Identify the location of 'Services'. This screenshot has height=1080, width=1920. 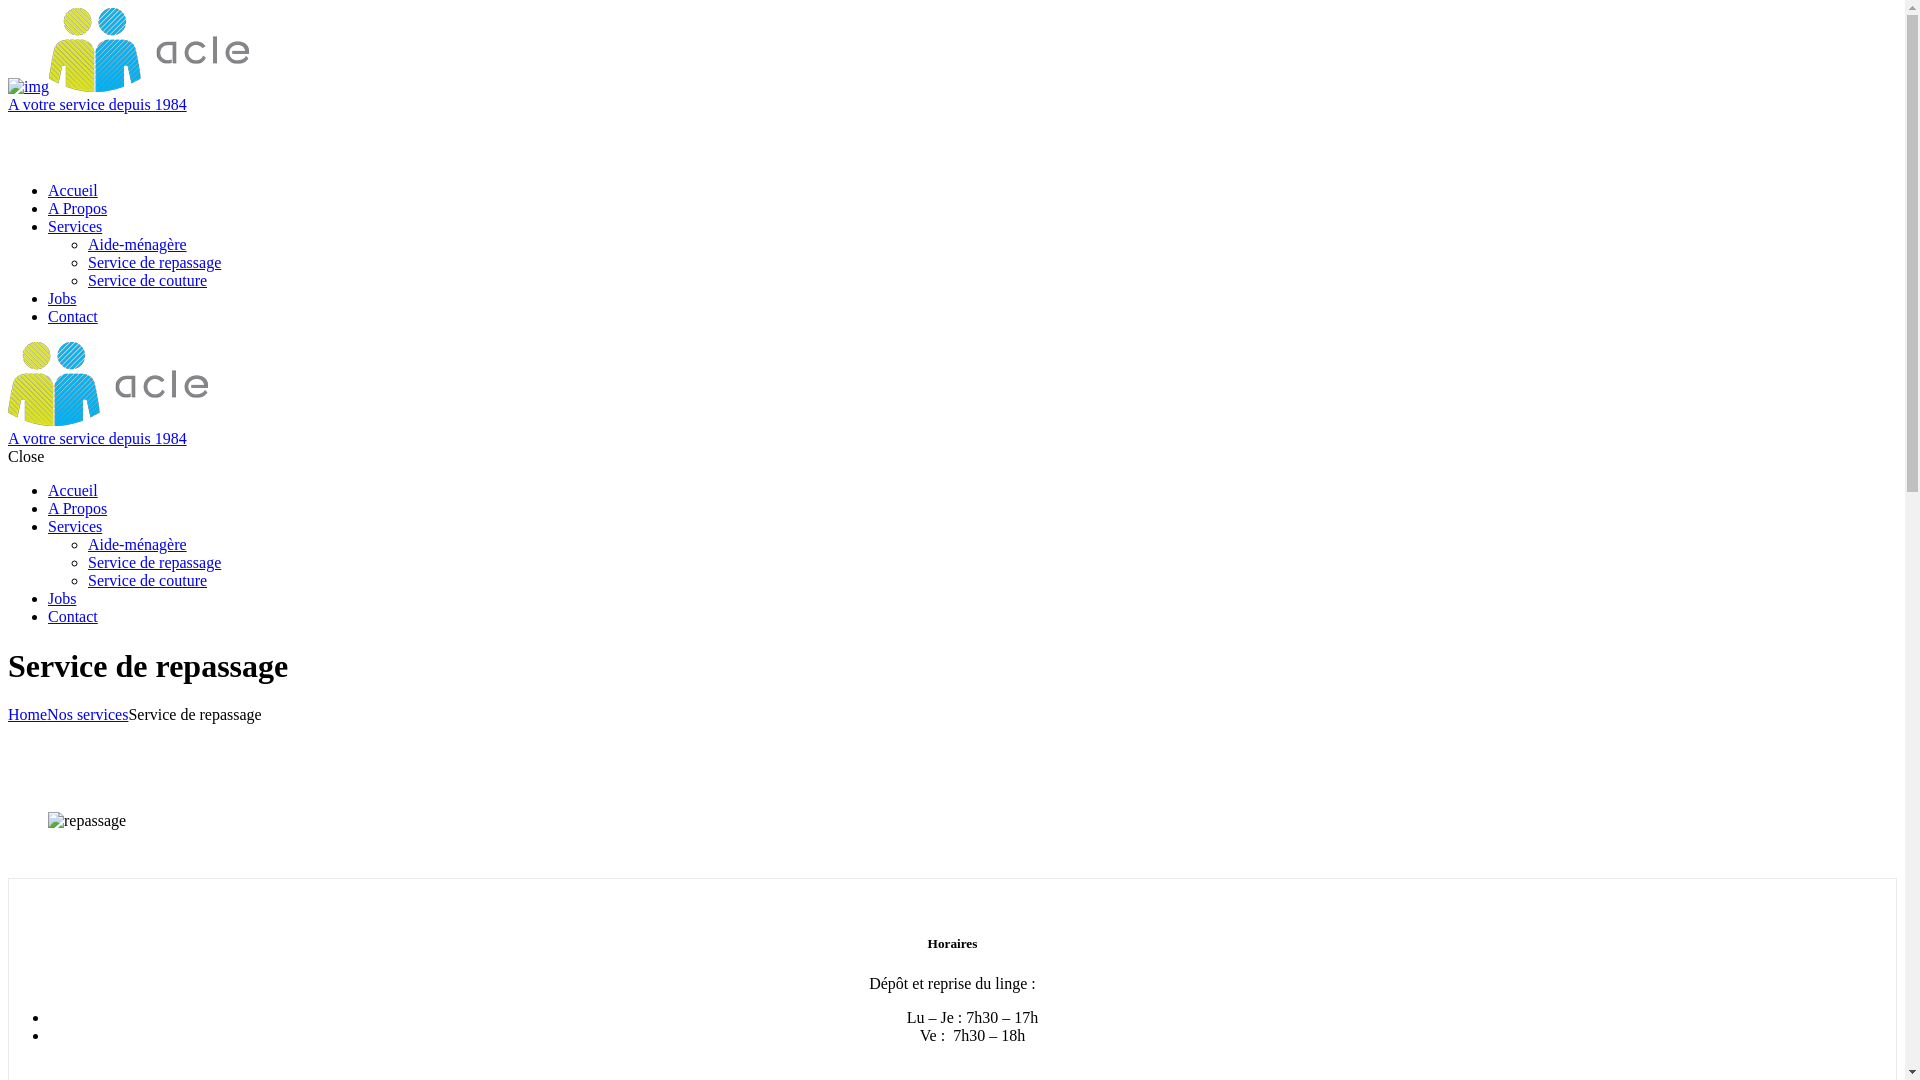
(75, 225).